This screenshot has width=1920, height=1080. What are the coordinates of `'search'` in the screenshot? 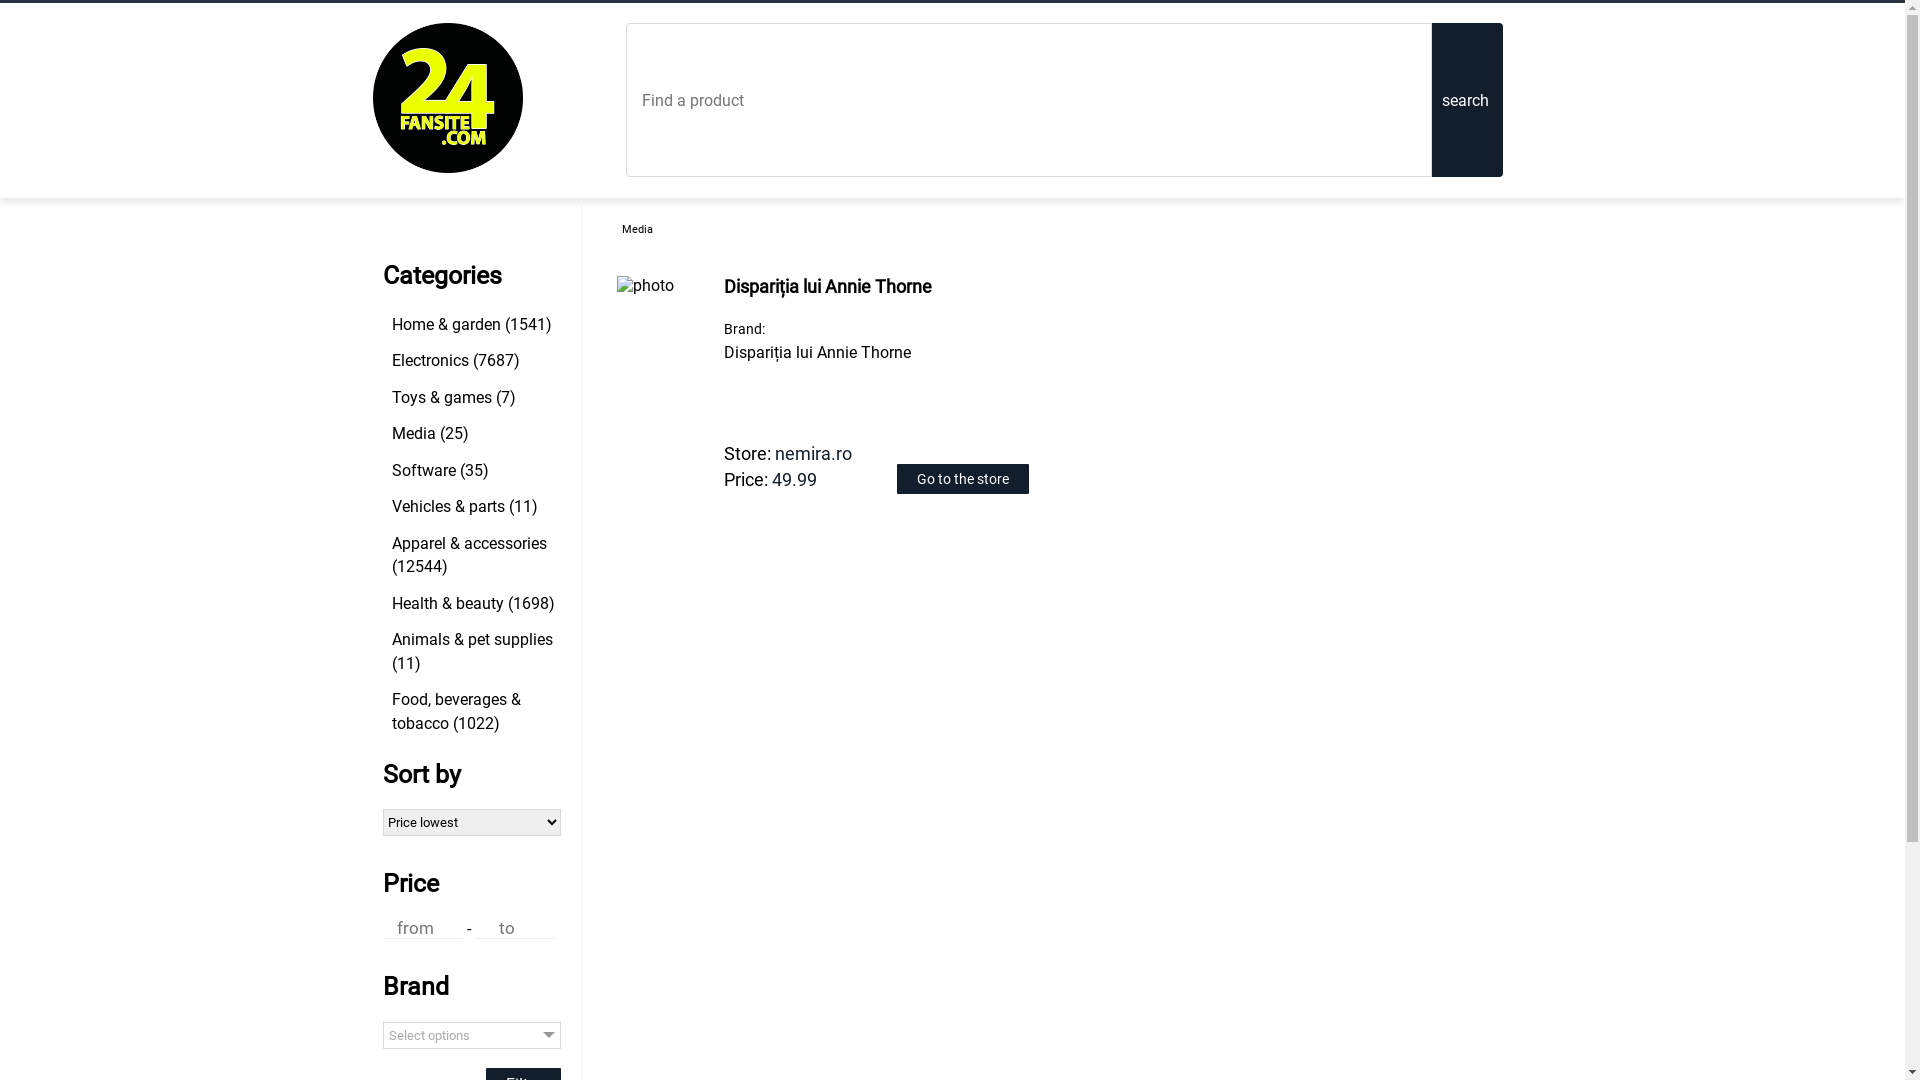 It's located at (1467, 100).